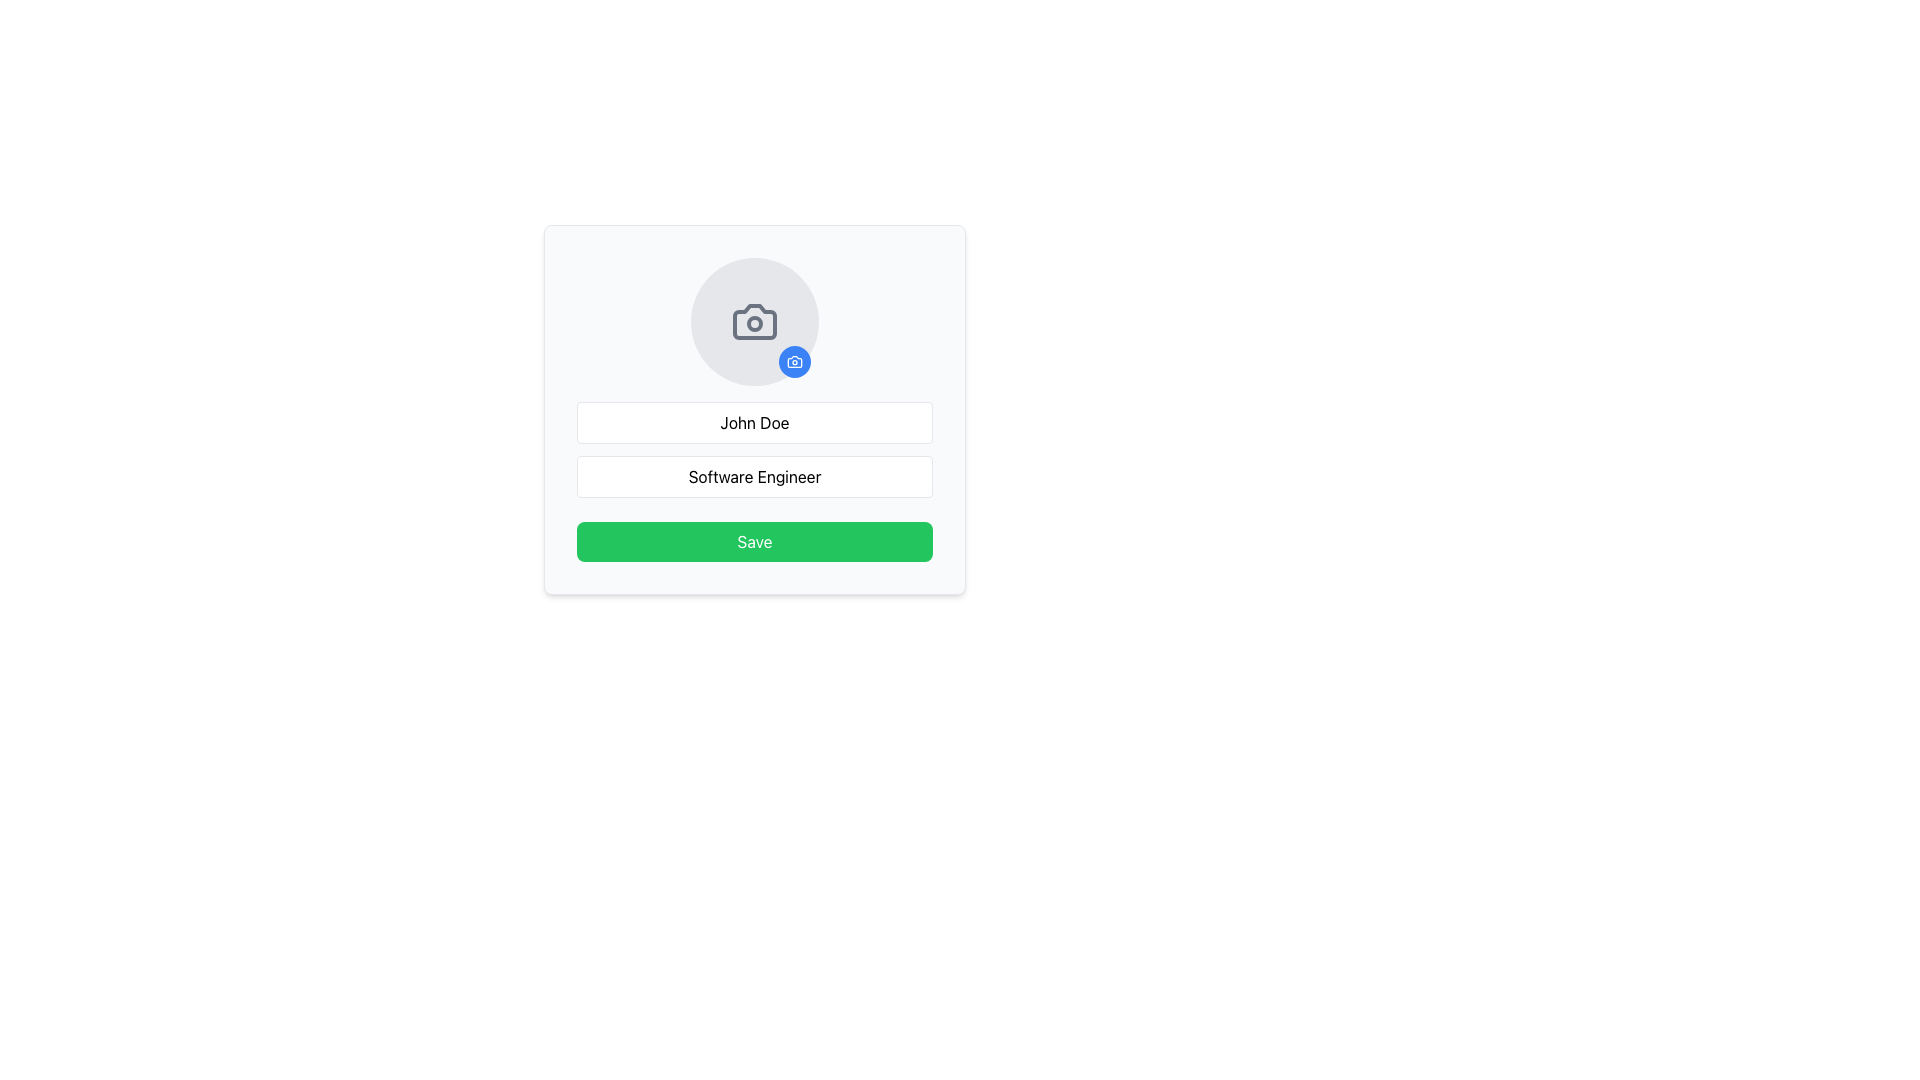 The width and height of the screenshot is (1920, 1080). Describe the element at coordinates (753, 320) in the screenshot. I see `the center of the camera-shaped icon located at the upper section of the profile edit card, which is above the text fields for 'John Doe' and 'Software Engineer'` at that location.